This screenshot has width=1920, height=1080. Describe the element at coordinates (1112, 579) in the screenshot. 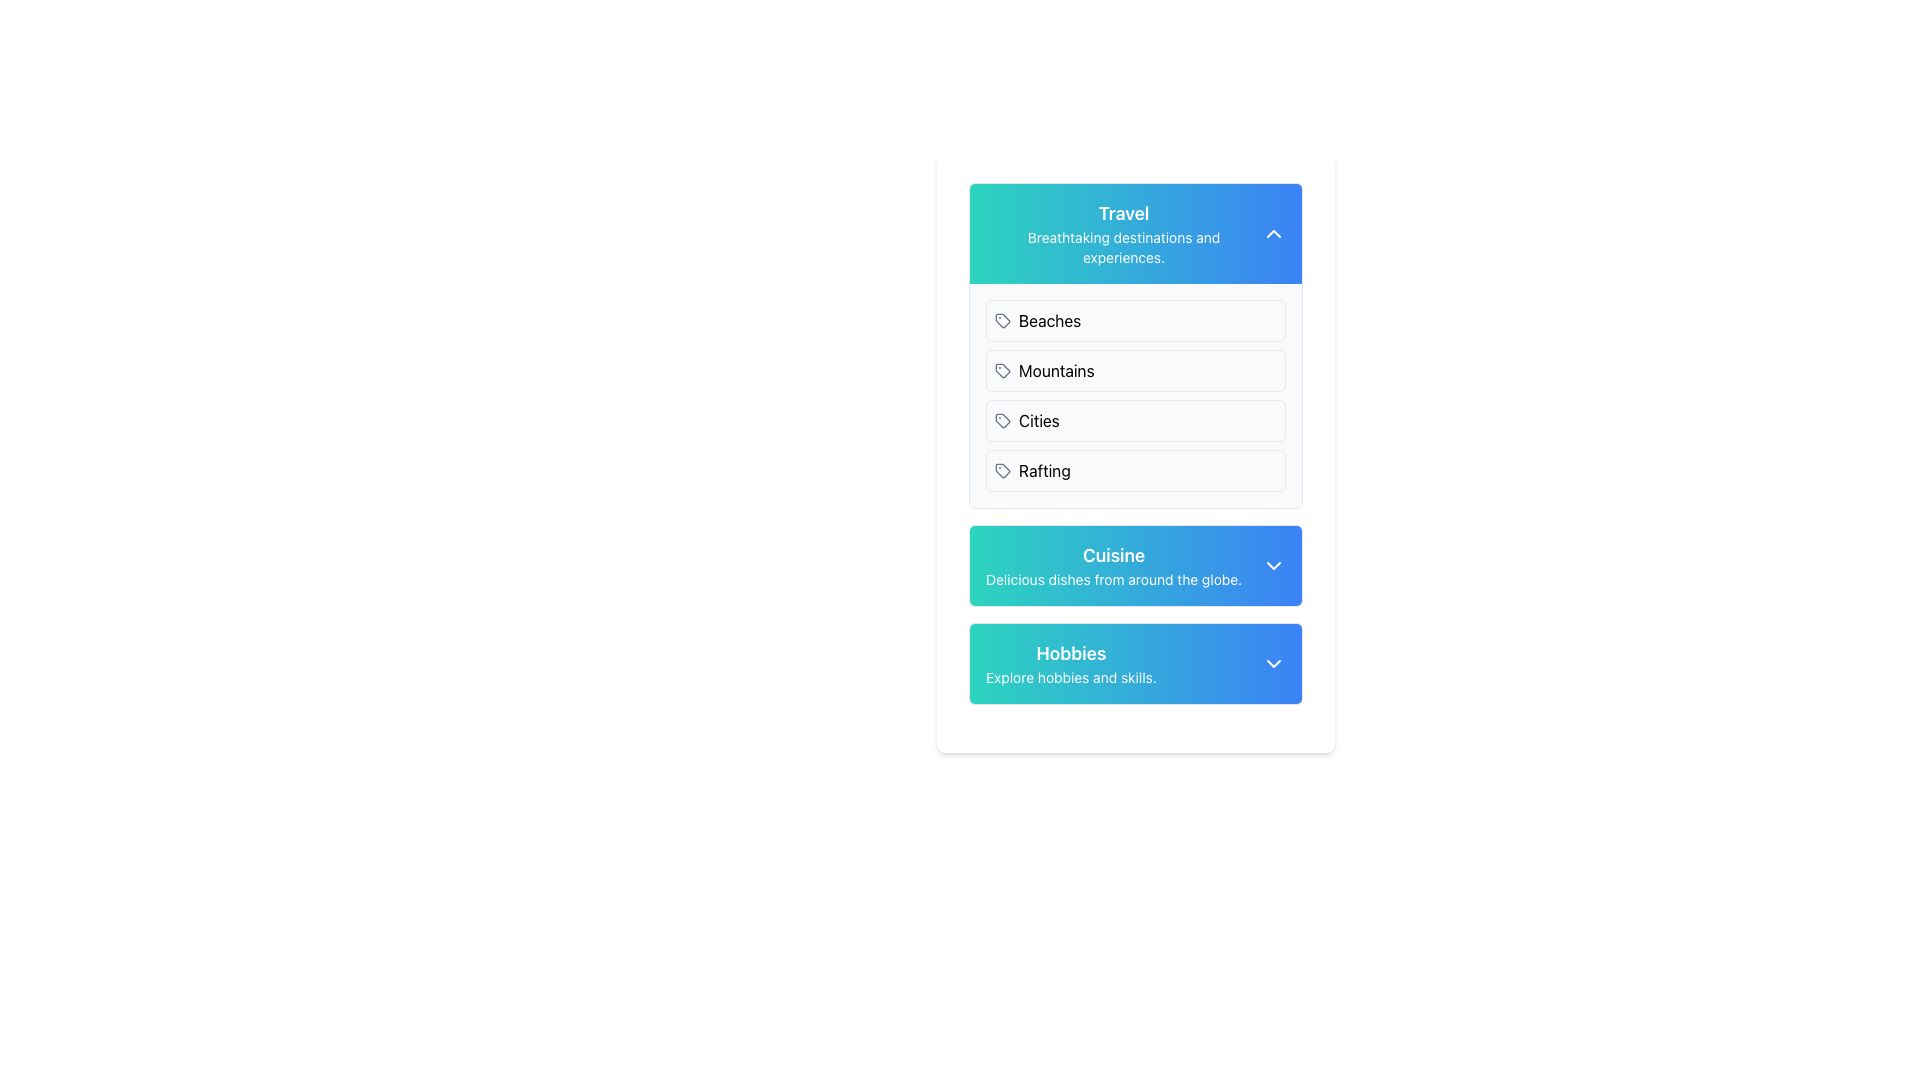

I see `the static text label that describes the 'Cuisine' section, located directly below the 'Cuisine' heading in the second card of a vertical stack` at that location.